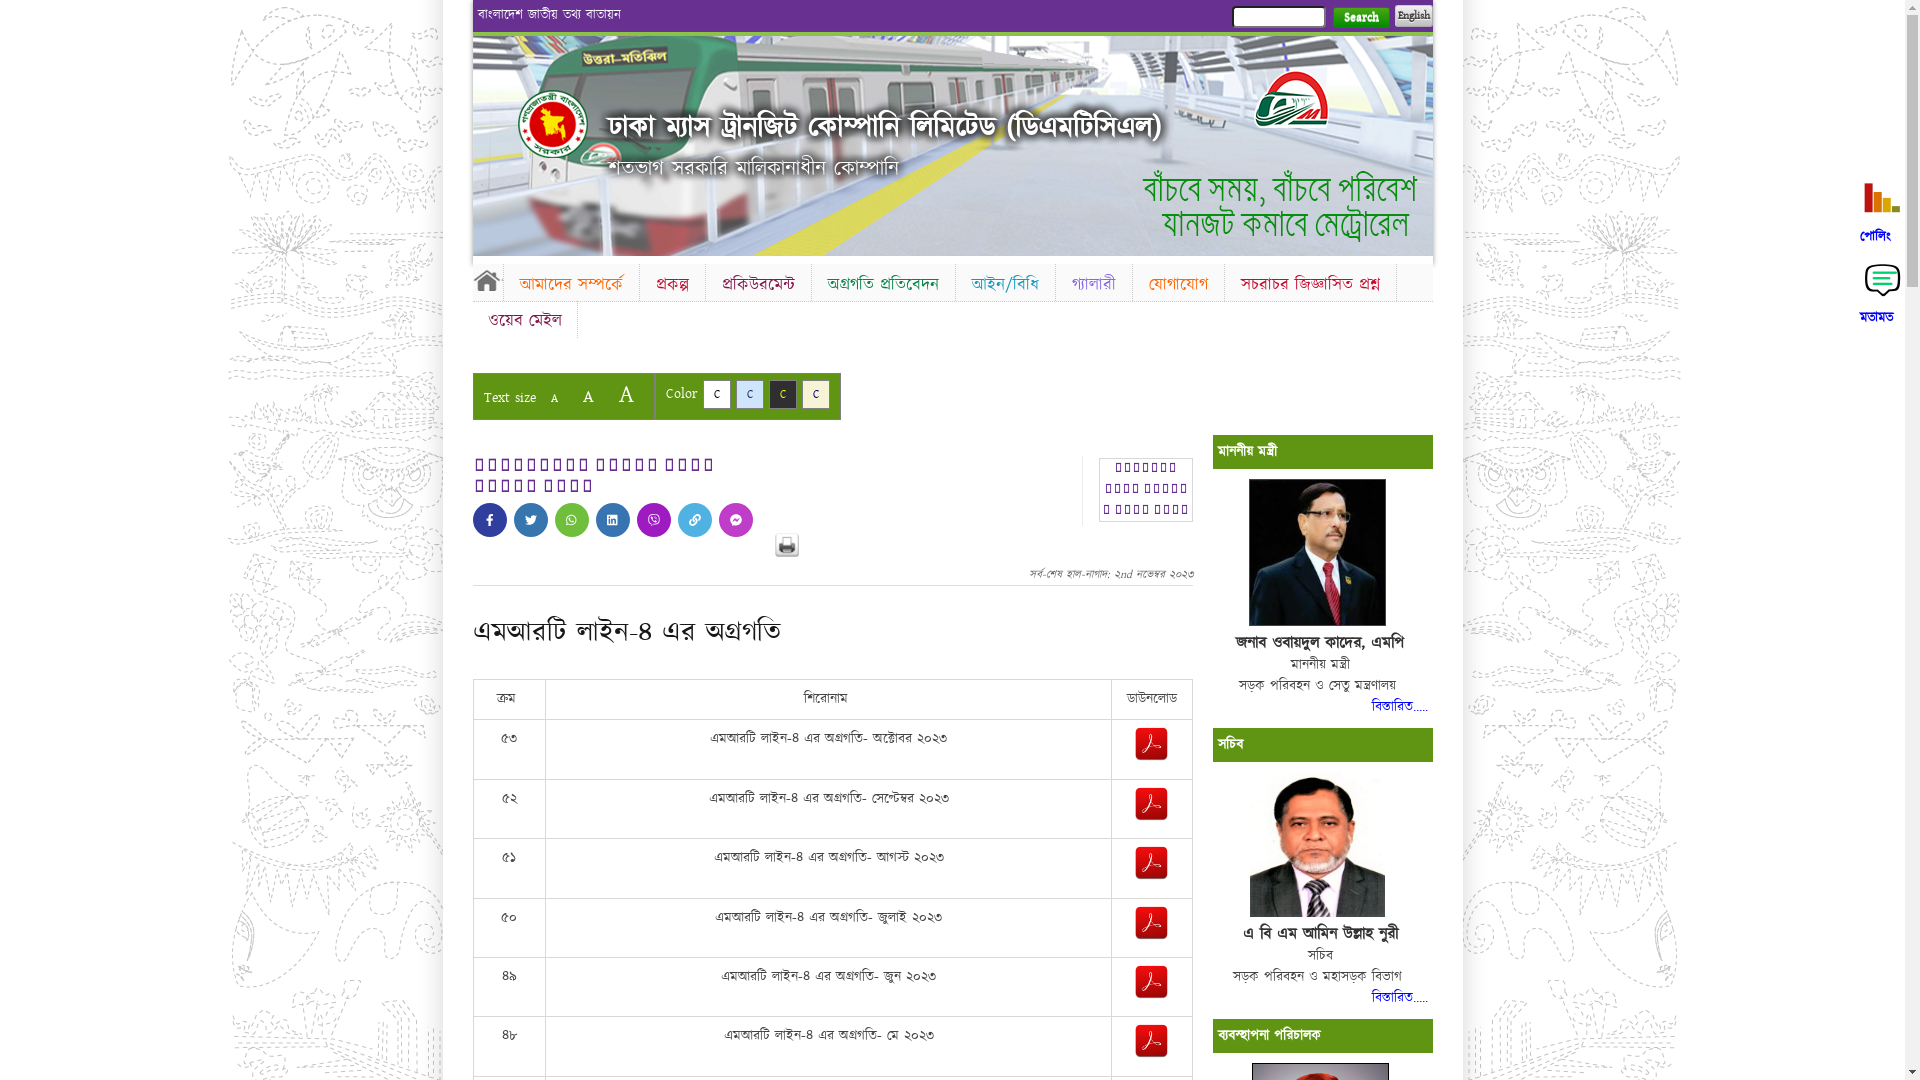 This screenshot has width=1920, height=1080. Describe the element at coordinates (486, 280) in the screenshot. I see `'Home'` at that location.